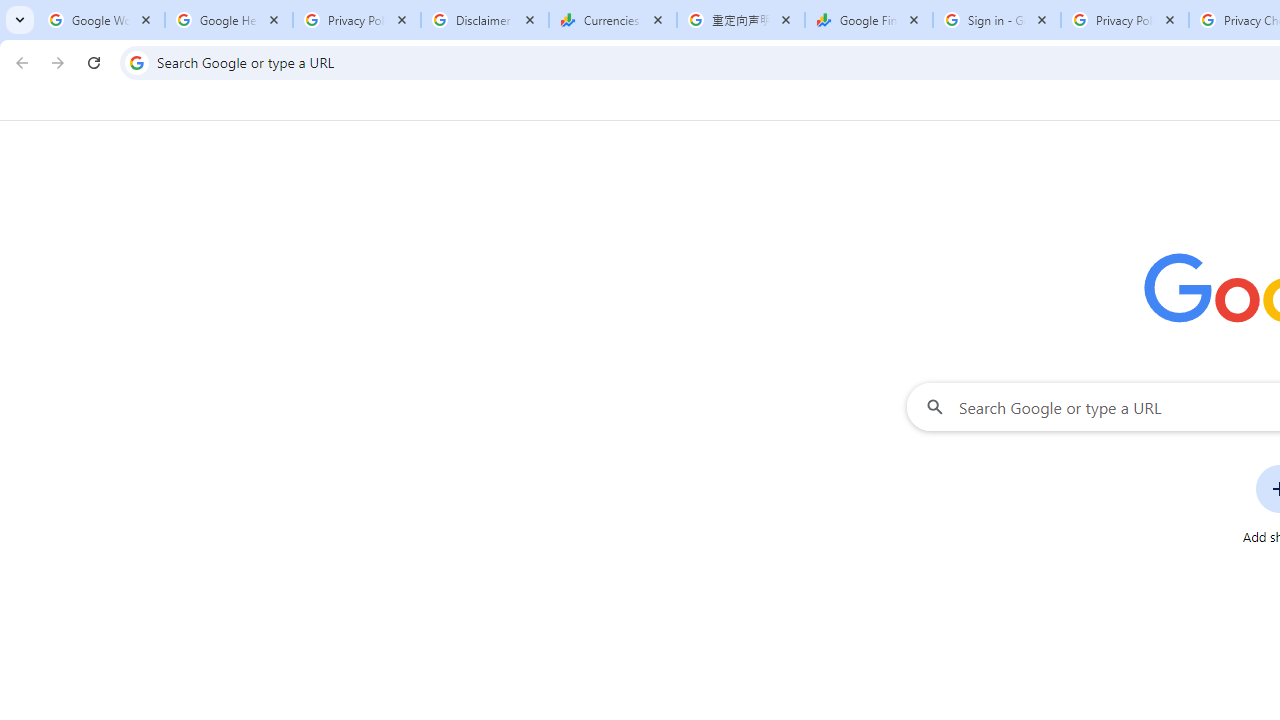 The height and width of the screenshot is (720, 1280). Describe the element at coordinates (100, 20) in the screenshot. I see `'Google Workspace Admin Community'` at that location.